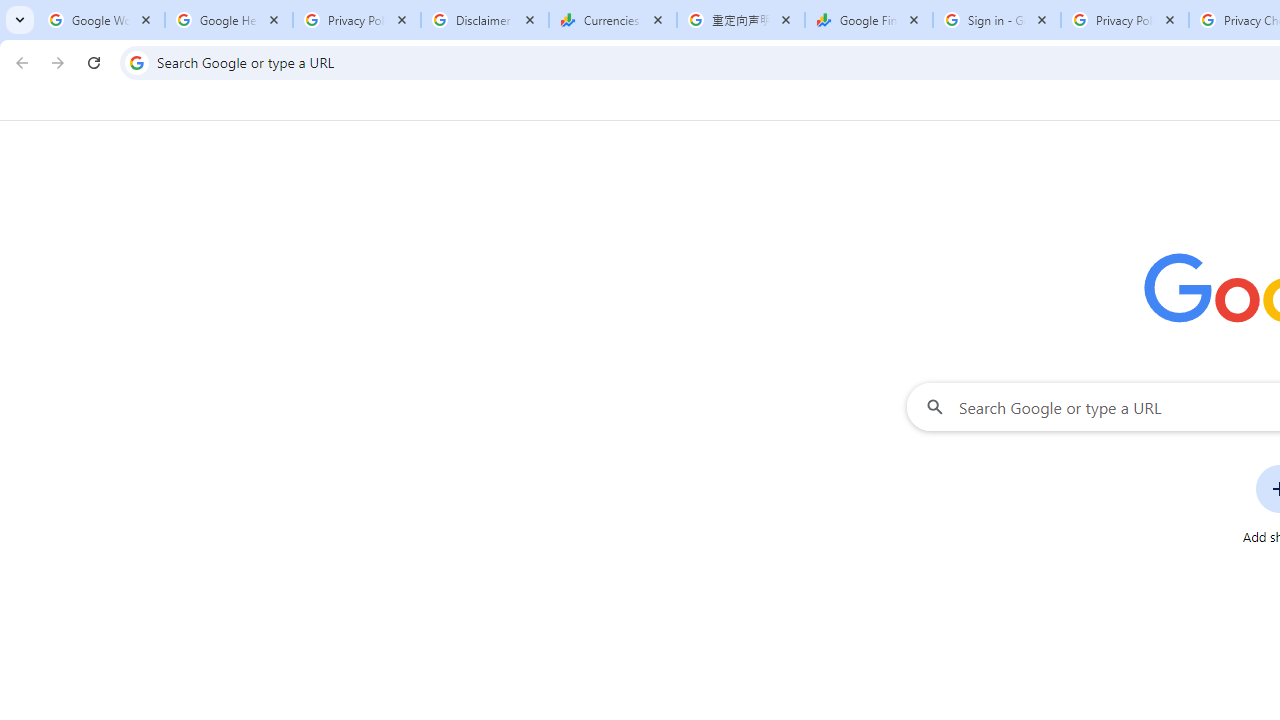 The height and width of the screenshot is (720, 1280). Describe the element at coordinates (100, 20) in the screenshot. I see `'Google Workspace Admin Community'` at that location.